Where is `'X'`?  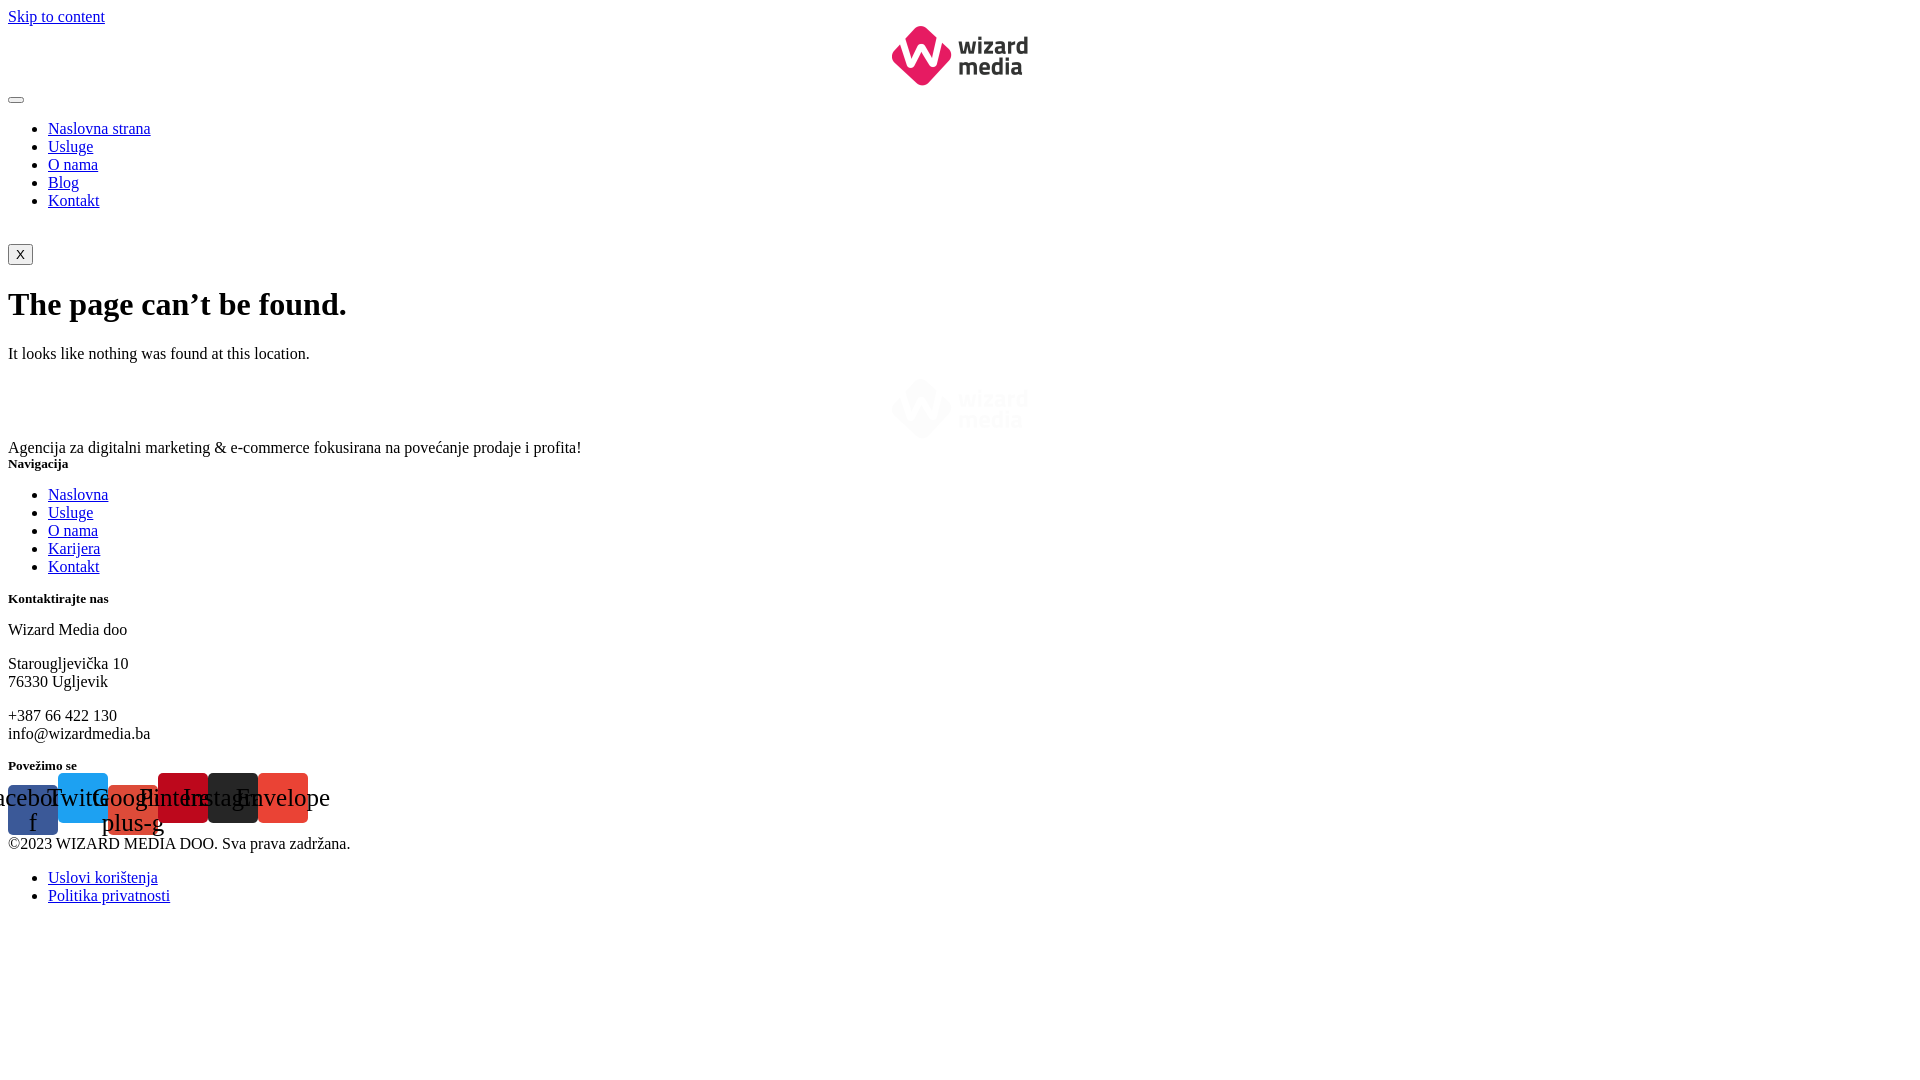
'X' is located at coordinates (20, 253).